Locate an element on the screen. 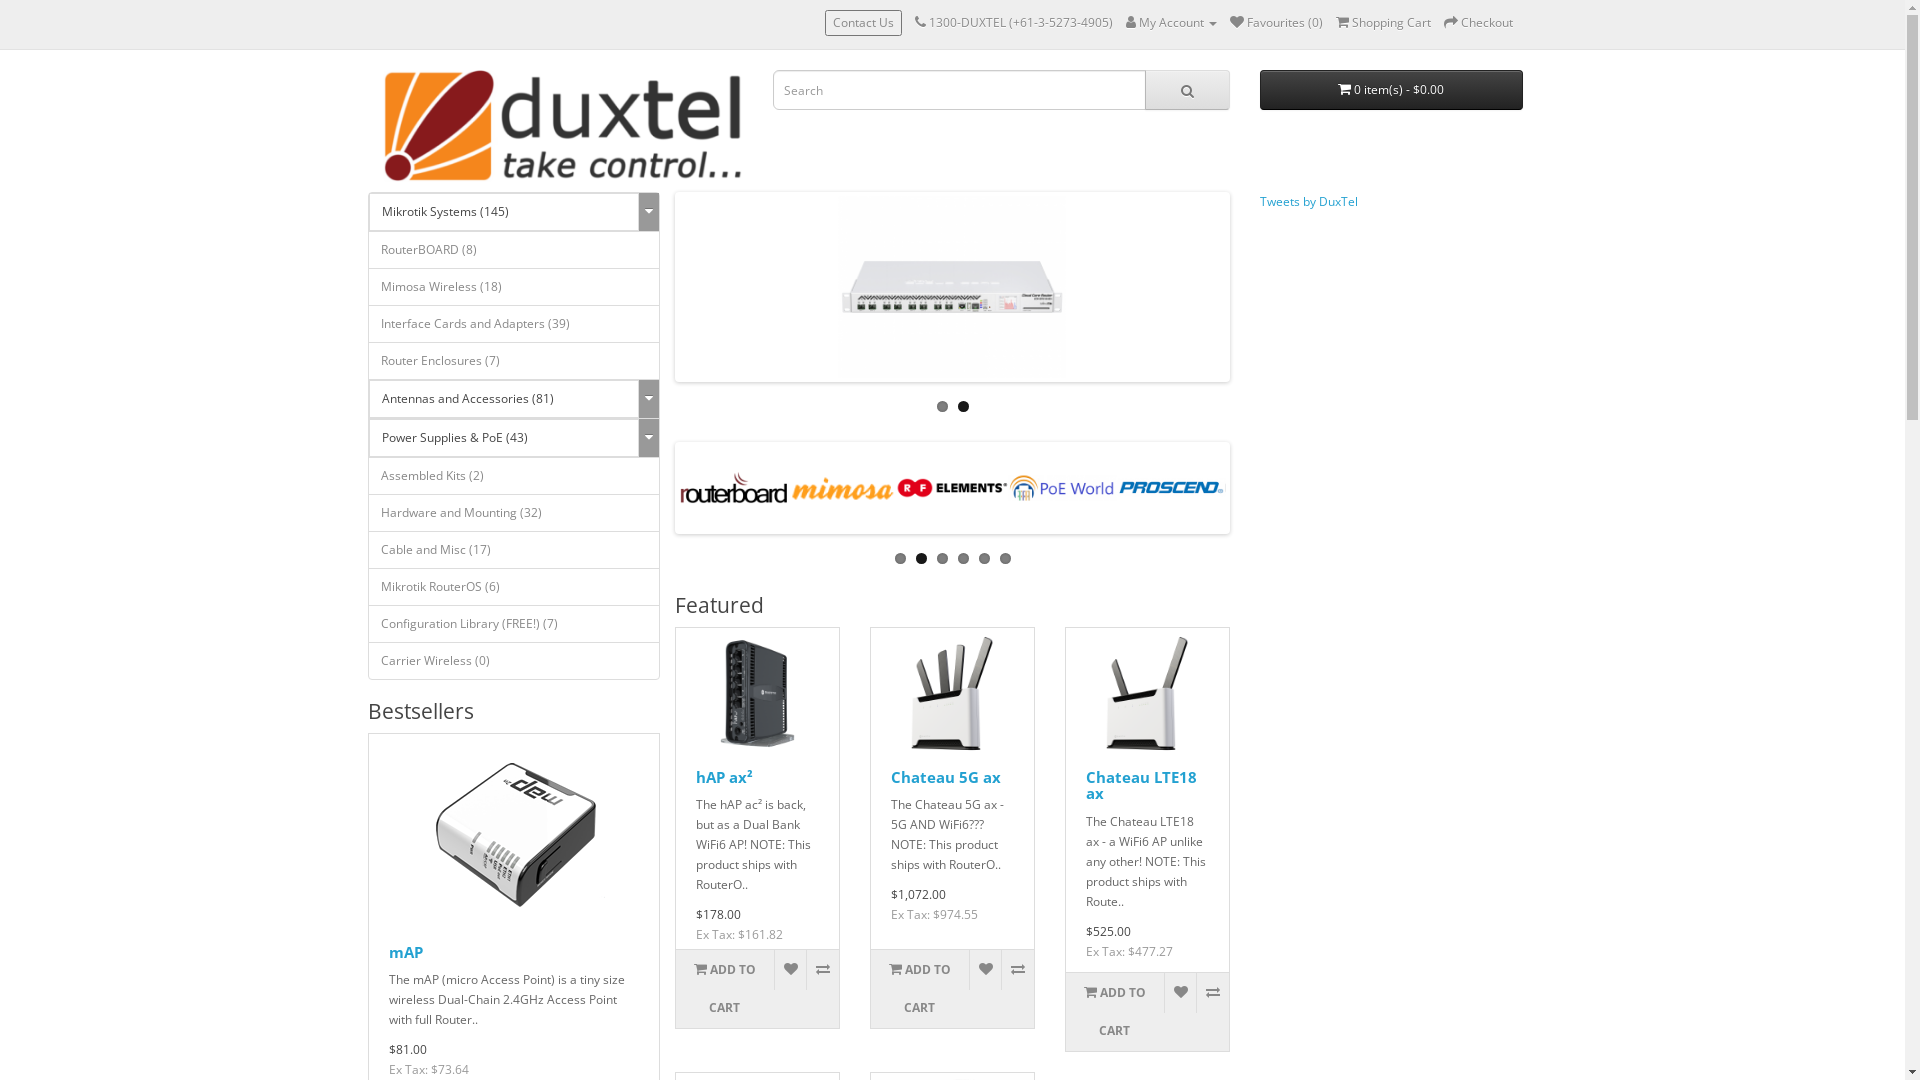 The width and height of the screenshot is (1920, 1080). 'Carrier Wireless (0)' is located at coordinates (514, 660).